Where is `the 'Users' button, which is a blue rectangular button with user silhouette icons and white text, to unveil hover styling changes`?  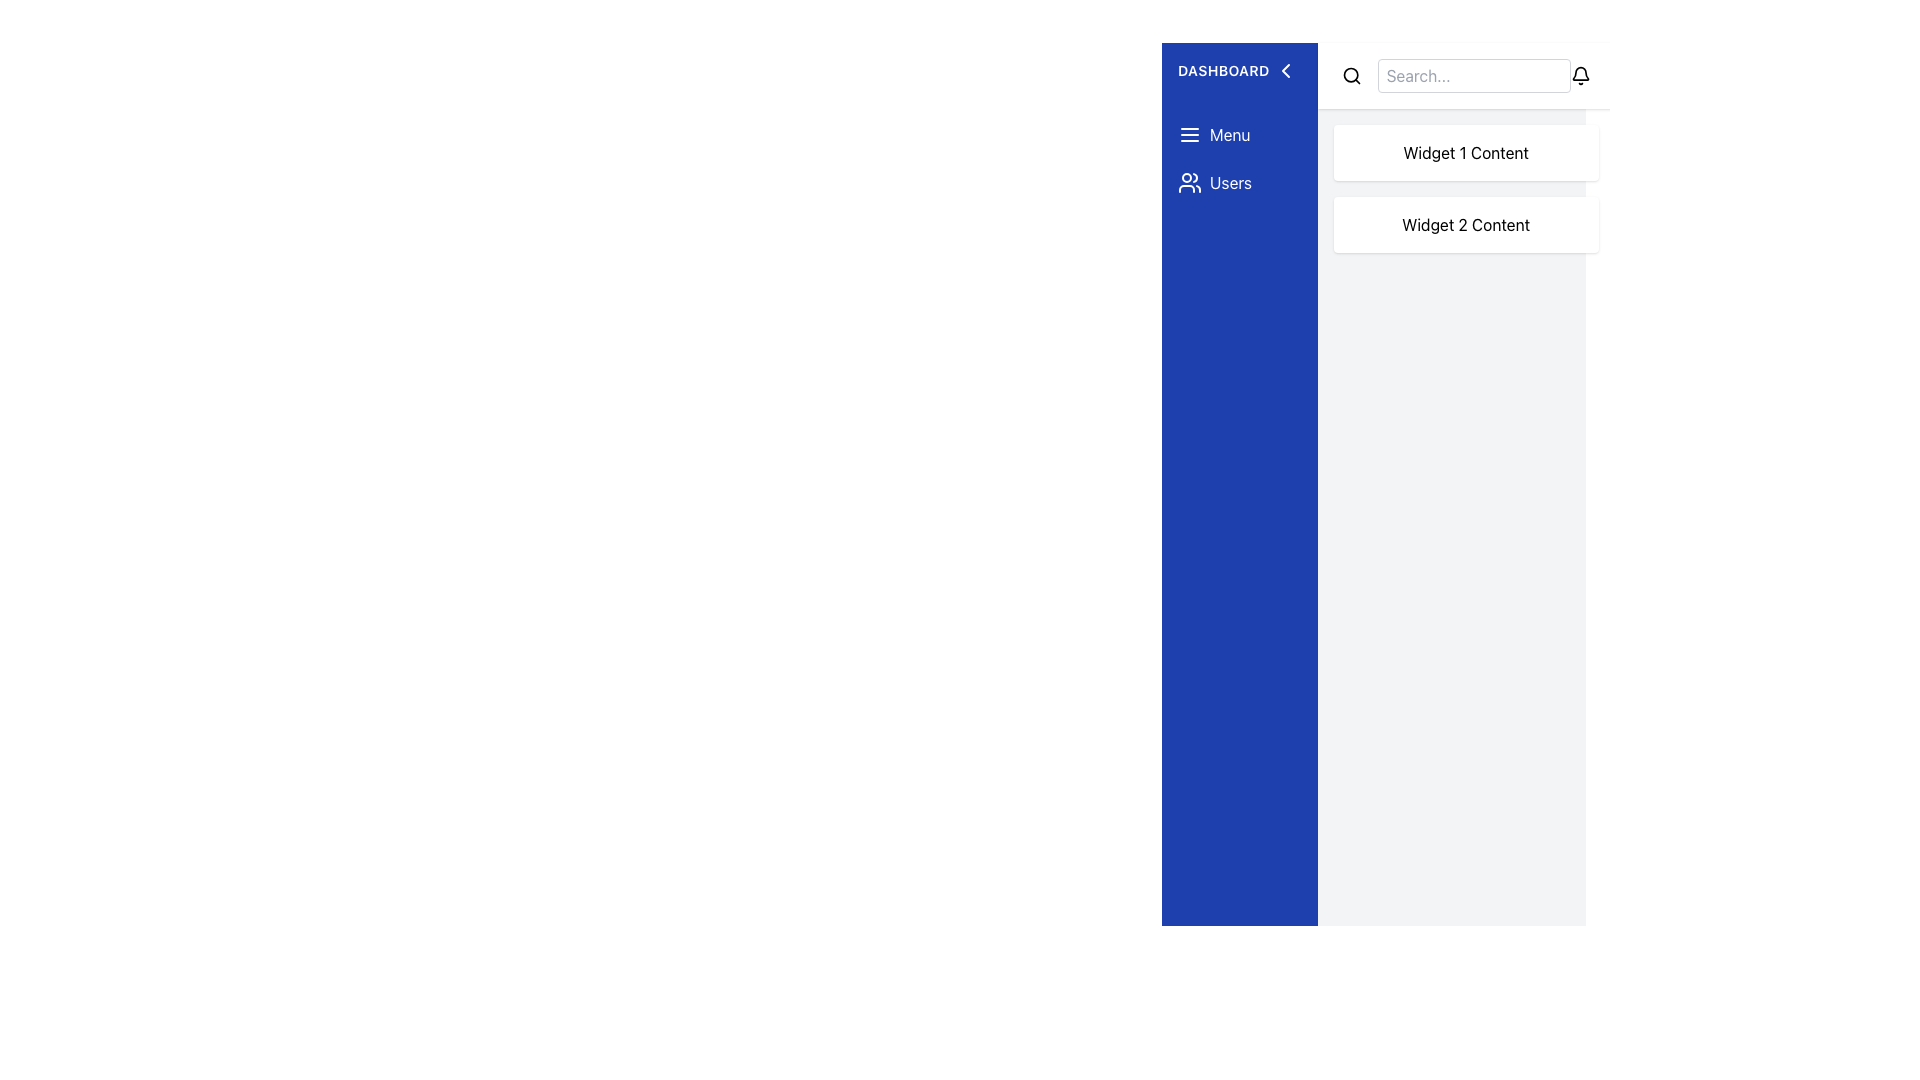 the 'Users' button, which is a blue rectangular button with user silhouette icons and white text, to unveil hover styling changes is located at coordinates (1238, 182).